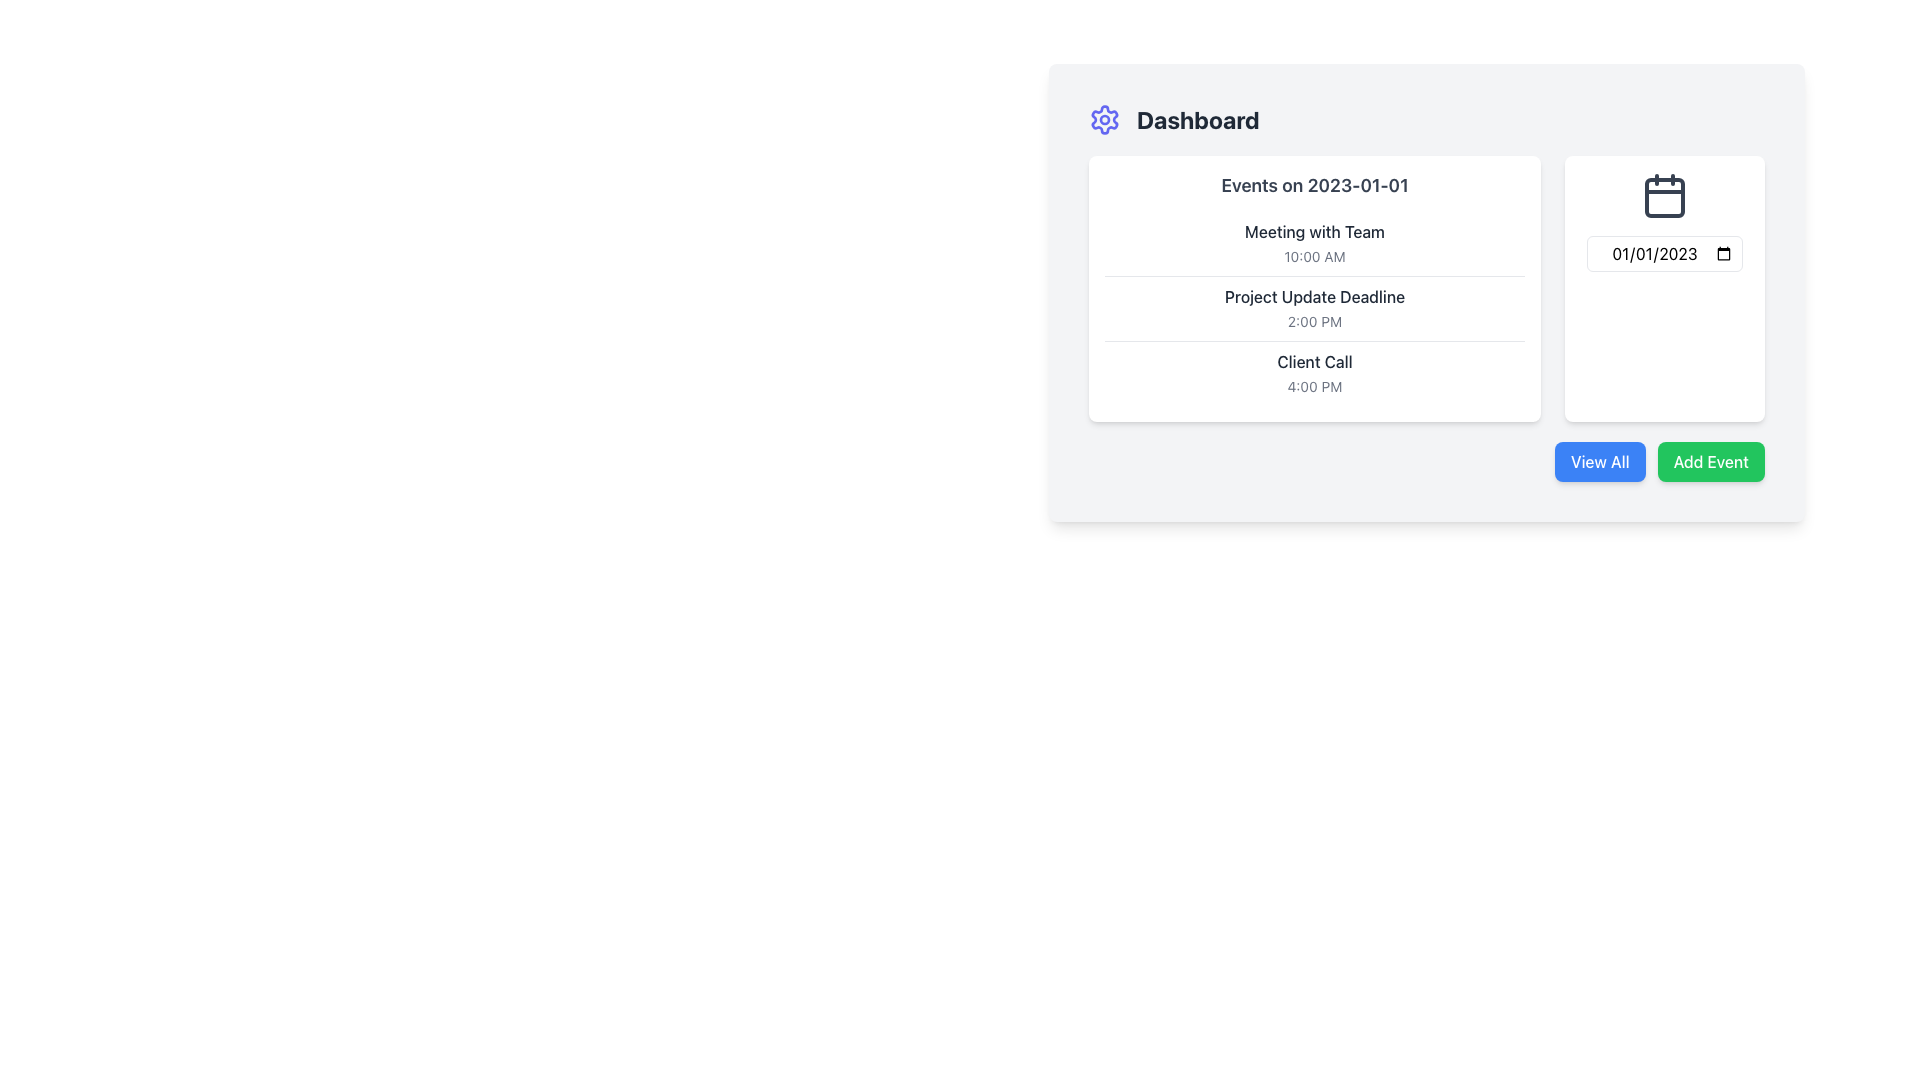  What do you see at coordinates (1315, 373) in the screenshot?
I see `the 'Client Call' text display, which includes the title in bold and dark font and the smaller text '4:00 PM' below it` at bounding box center [1315, 373].